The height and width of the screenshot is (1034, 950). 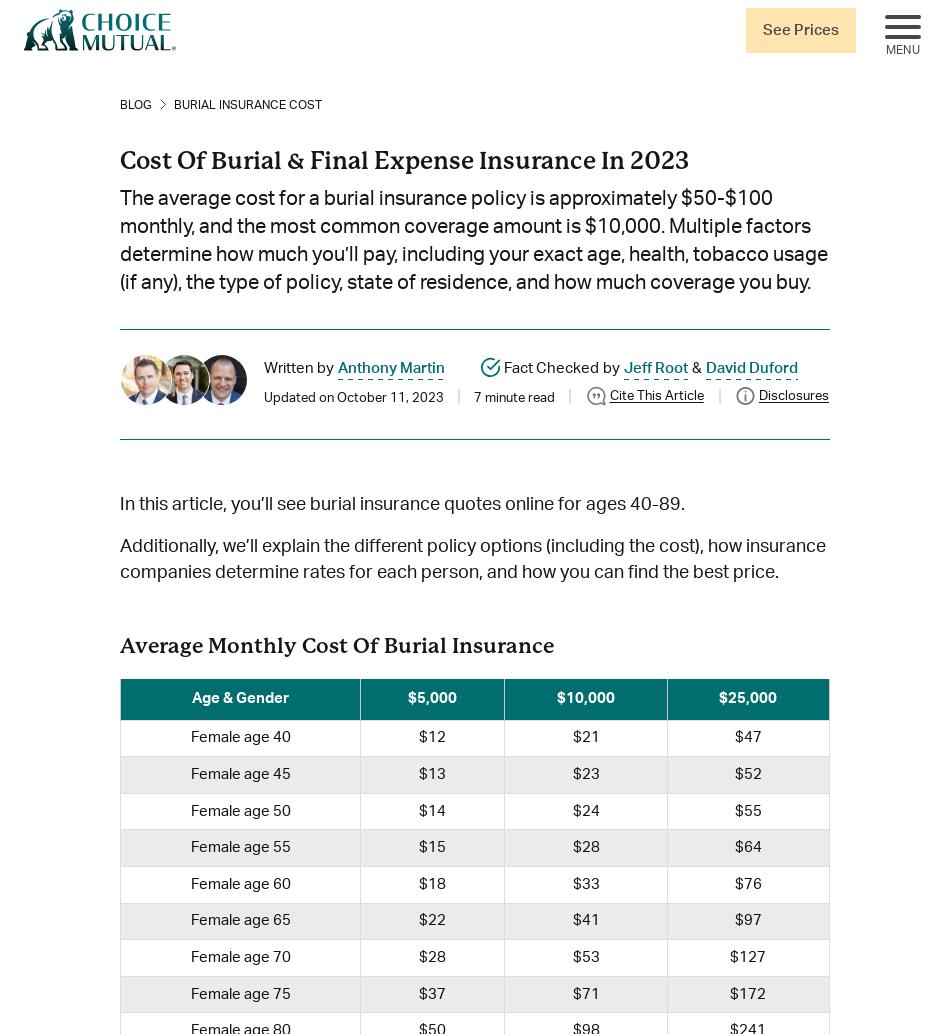 What do you see at coordinates (238, 919) in the screenshot?
I see `'Female age 65'` at bounding box center [238, 919].